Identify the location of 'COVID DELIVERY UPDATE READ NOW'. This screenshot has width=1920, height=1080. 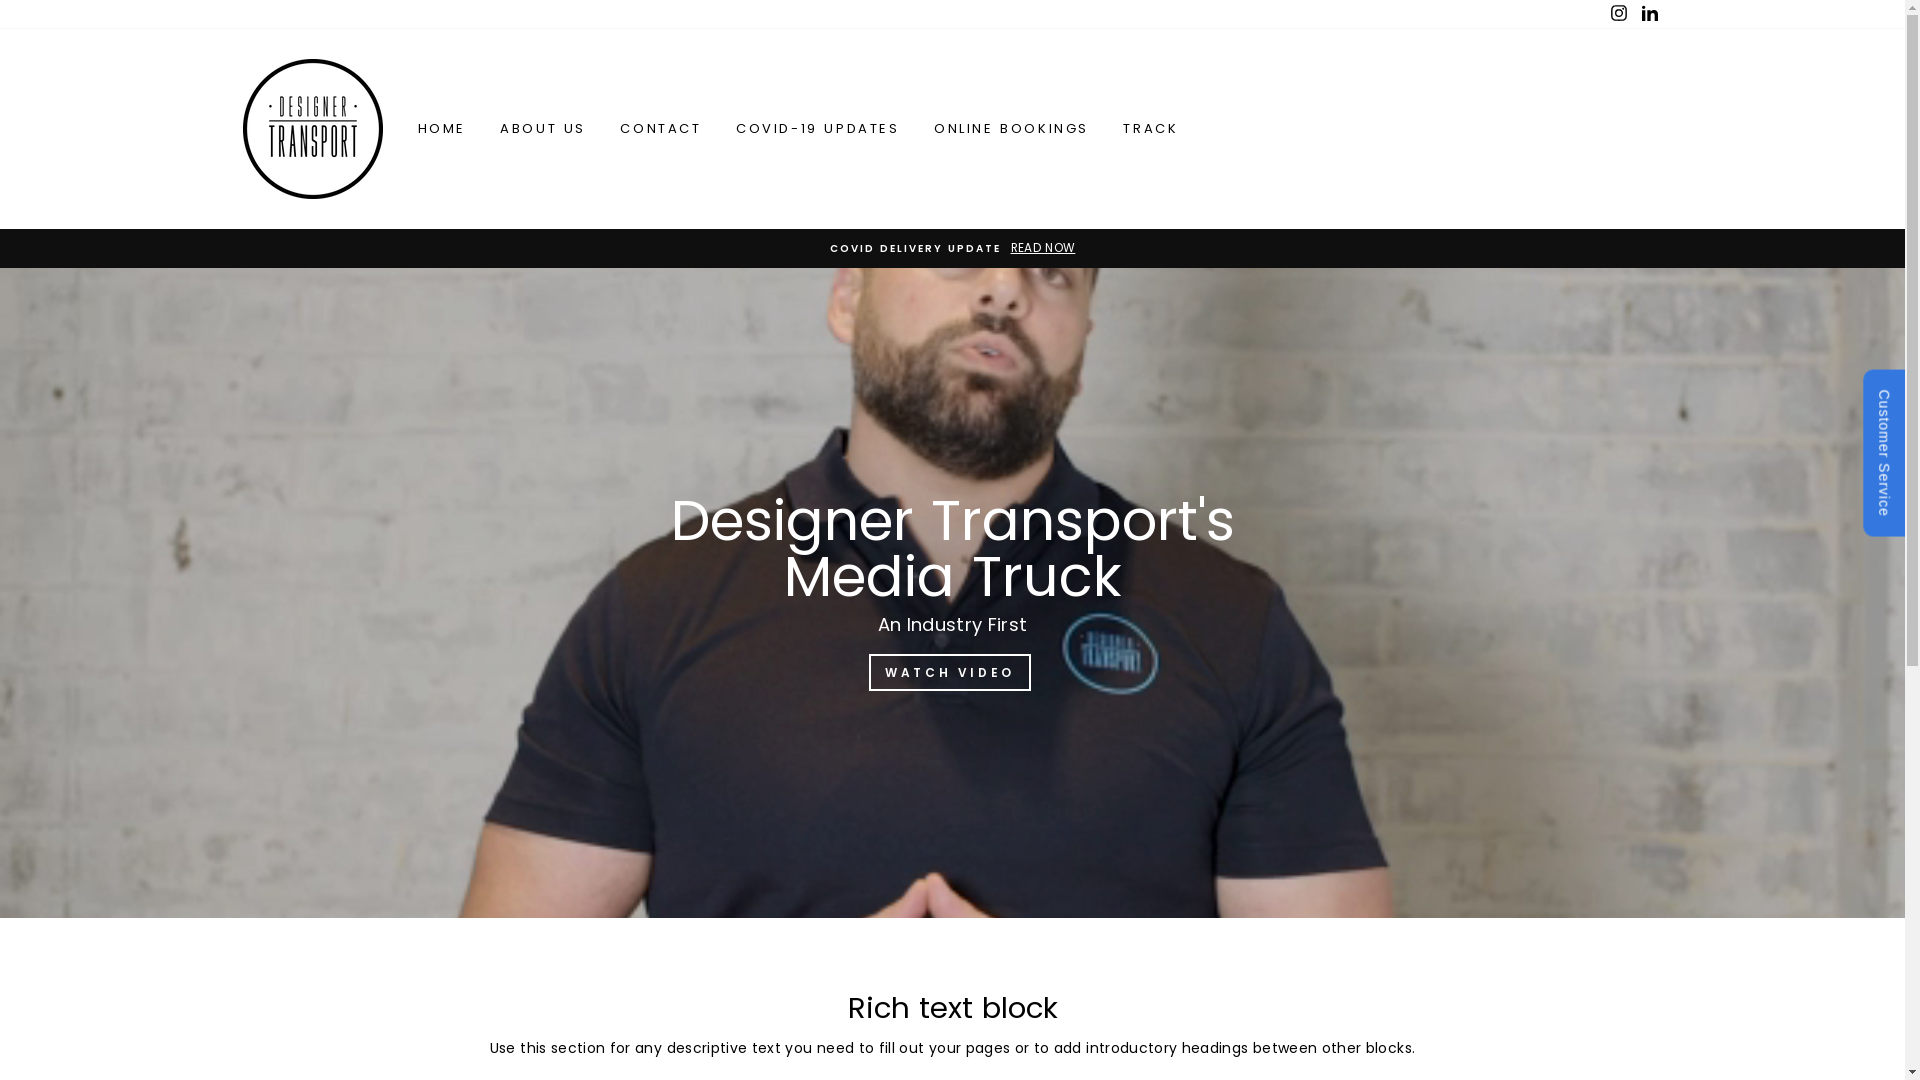
(952, 247).